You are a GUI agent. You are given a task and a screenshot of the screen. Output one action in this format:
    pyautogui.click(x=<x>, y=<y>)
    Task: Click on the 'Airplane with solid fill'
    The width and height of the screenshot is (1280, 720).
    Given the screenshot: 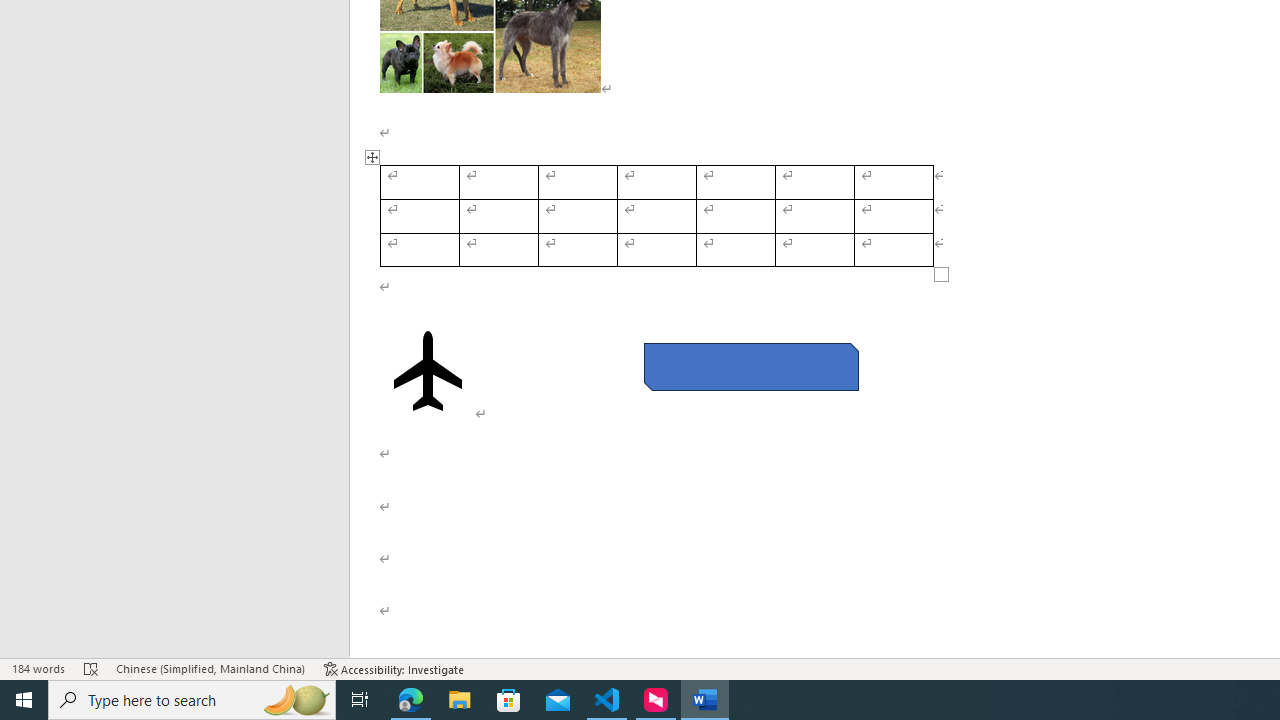 What is the action you would take?
    pyautogui.click(x=427, y=371)
    